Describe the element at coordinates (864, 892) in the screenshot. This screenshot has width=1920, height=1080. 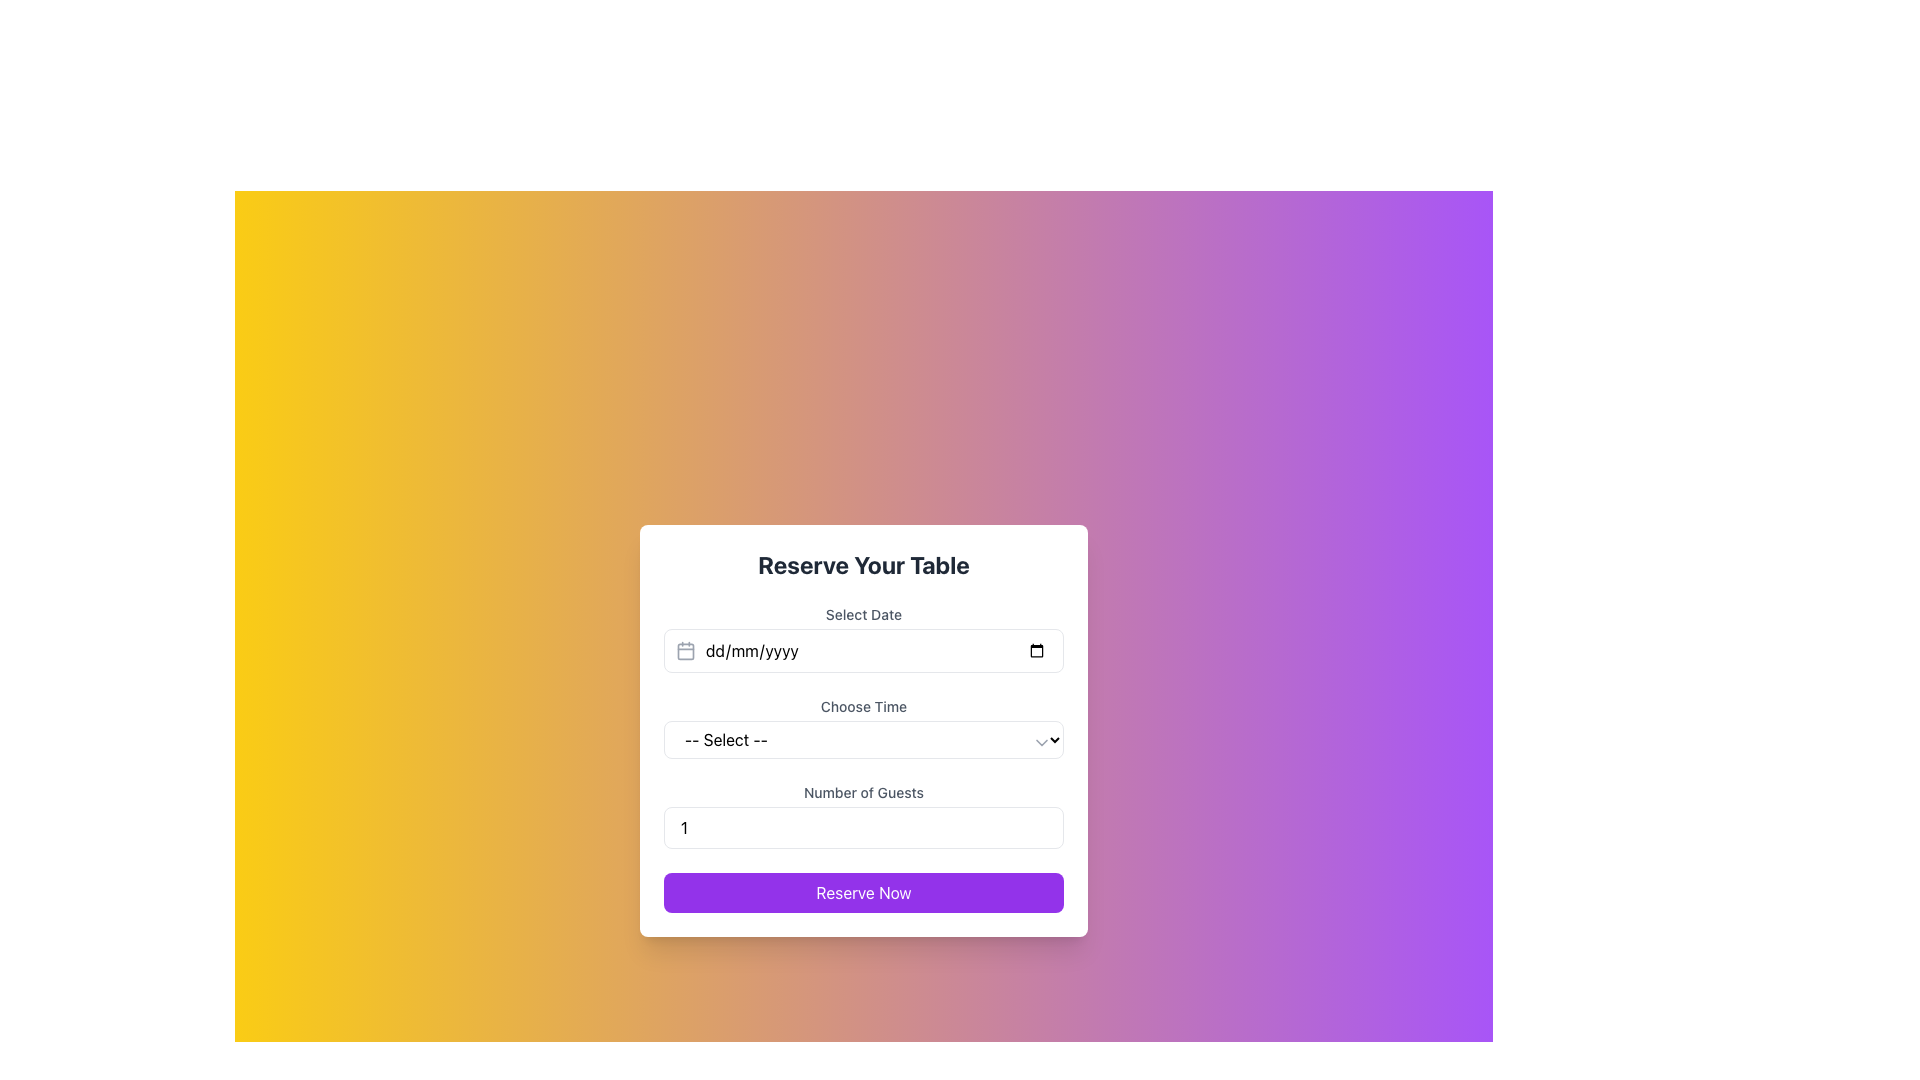
I see `the 'Reserve Now' button, which is a rectangular button with a purple background and white text, located at the bottom of a form inside a white rectangular card` at that location.